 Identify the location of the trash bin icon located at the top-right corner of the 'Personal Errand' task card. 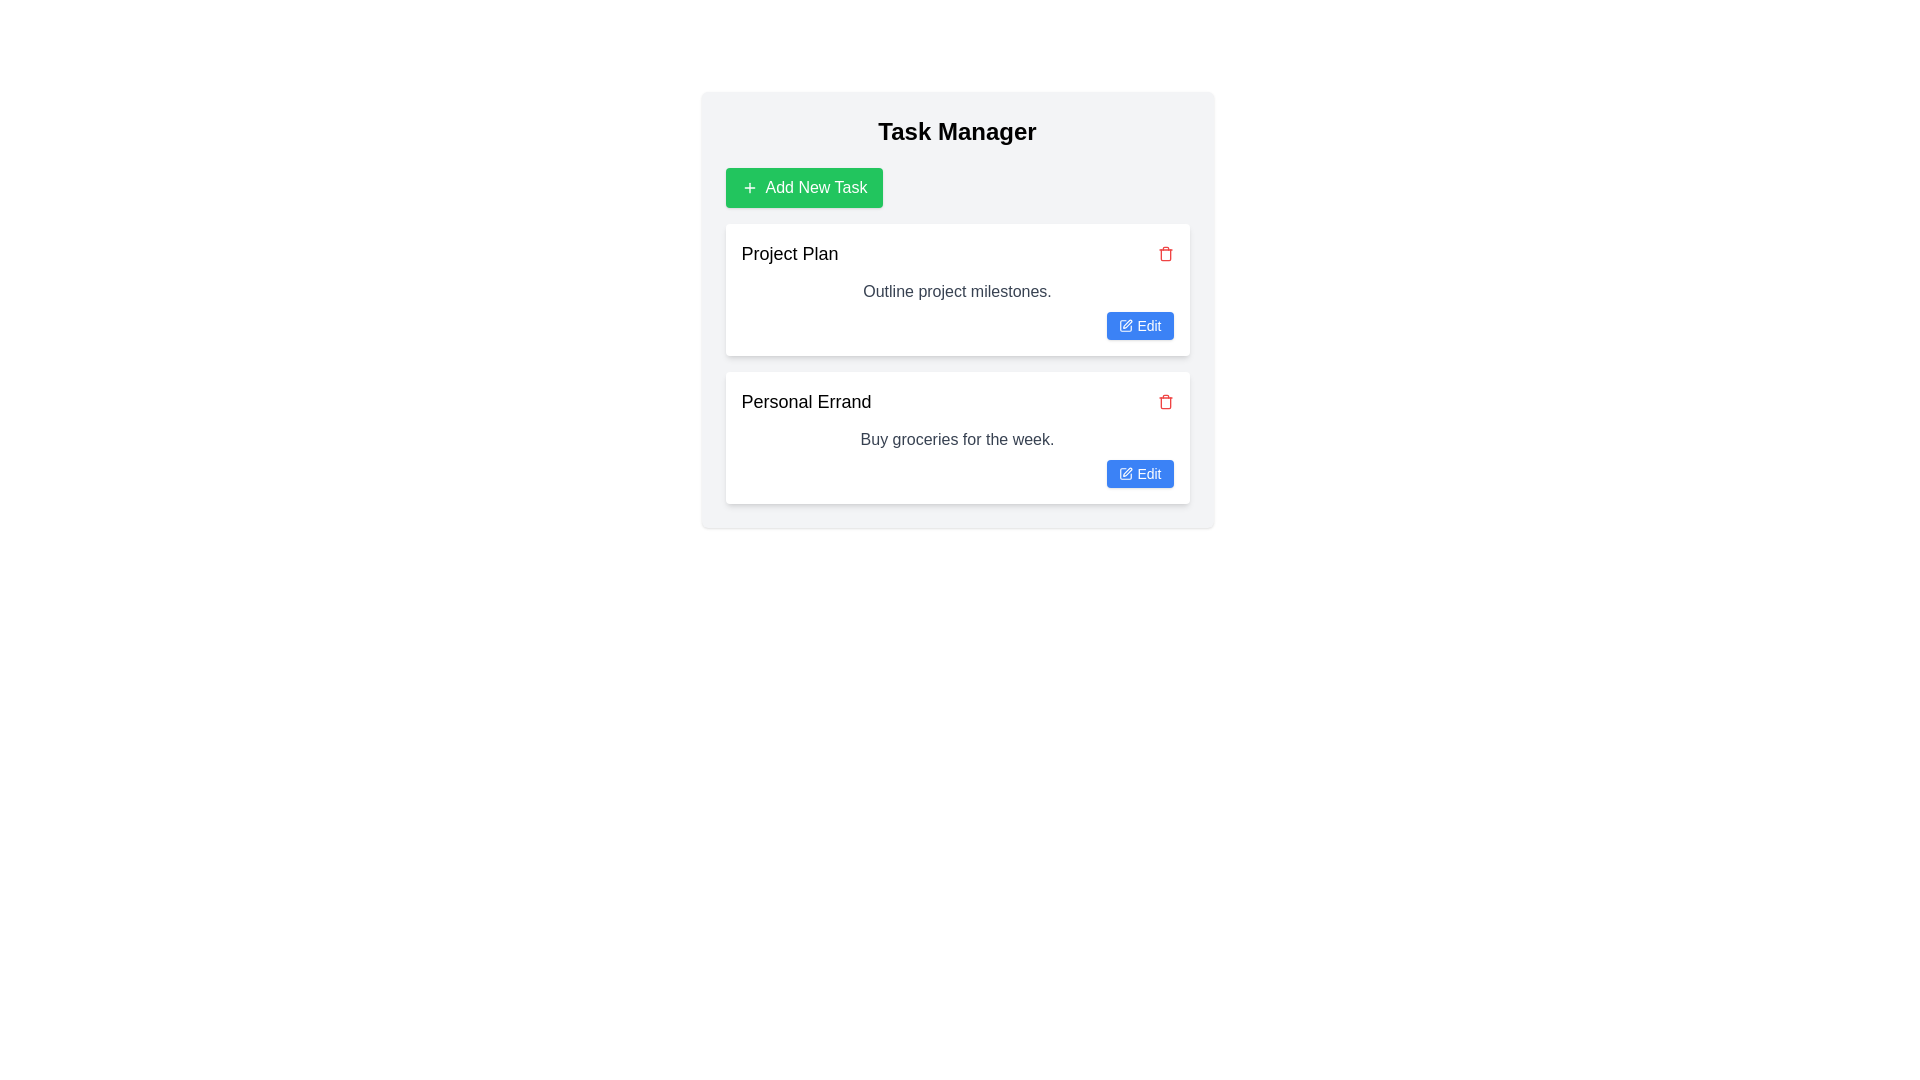
(1165, 403).